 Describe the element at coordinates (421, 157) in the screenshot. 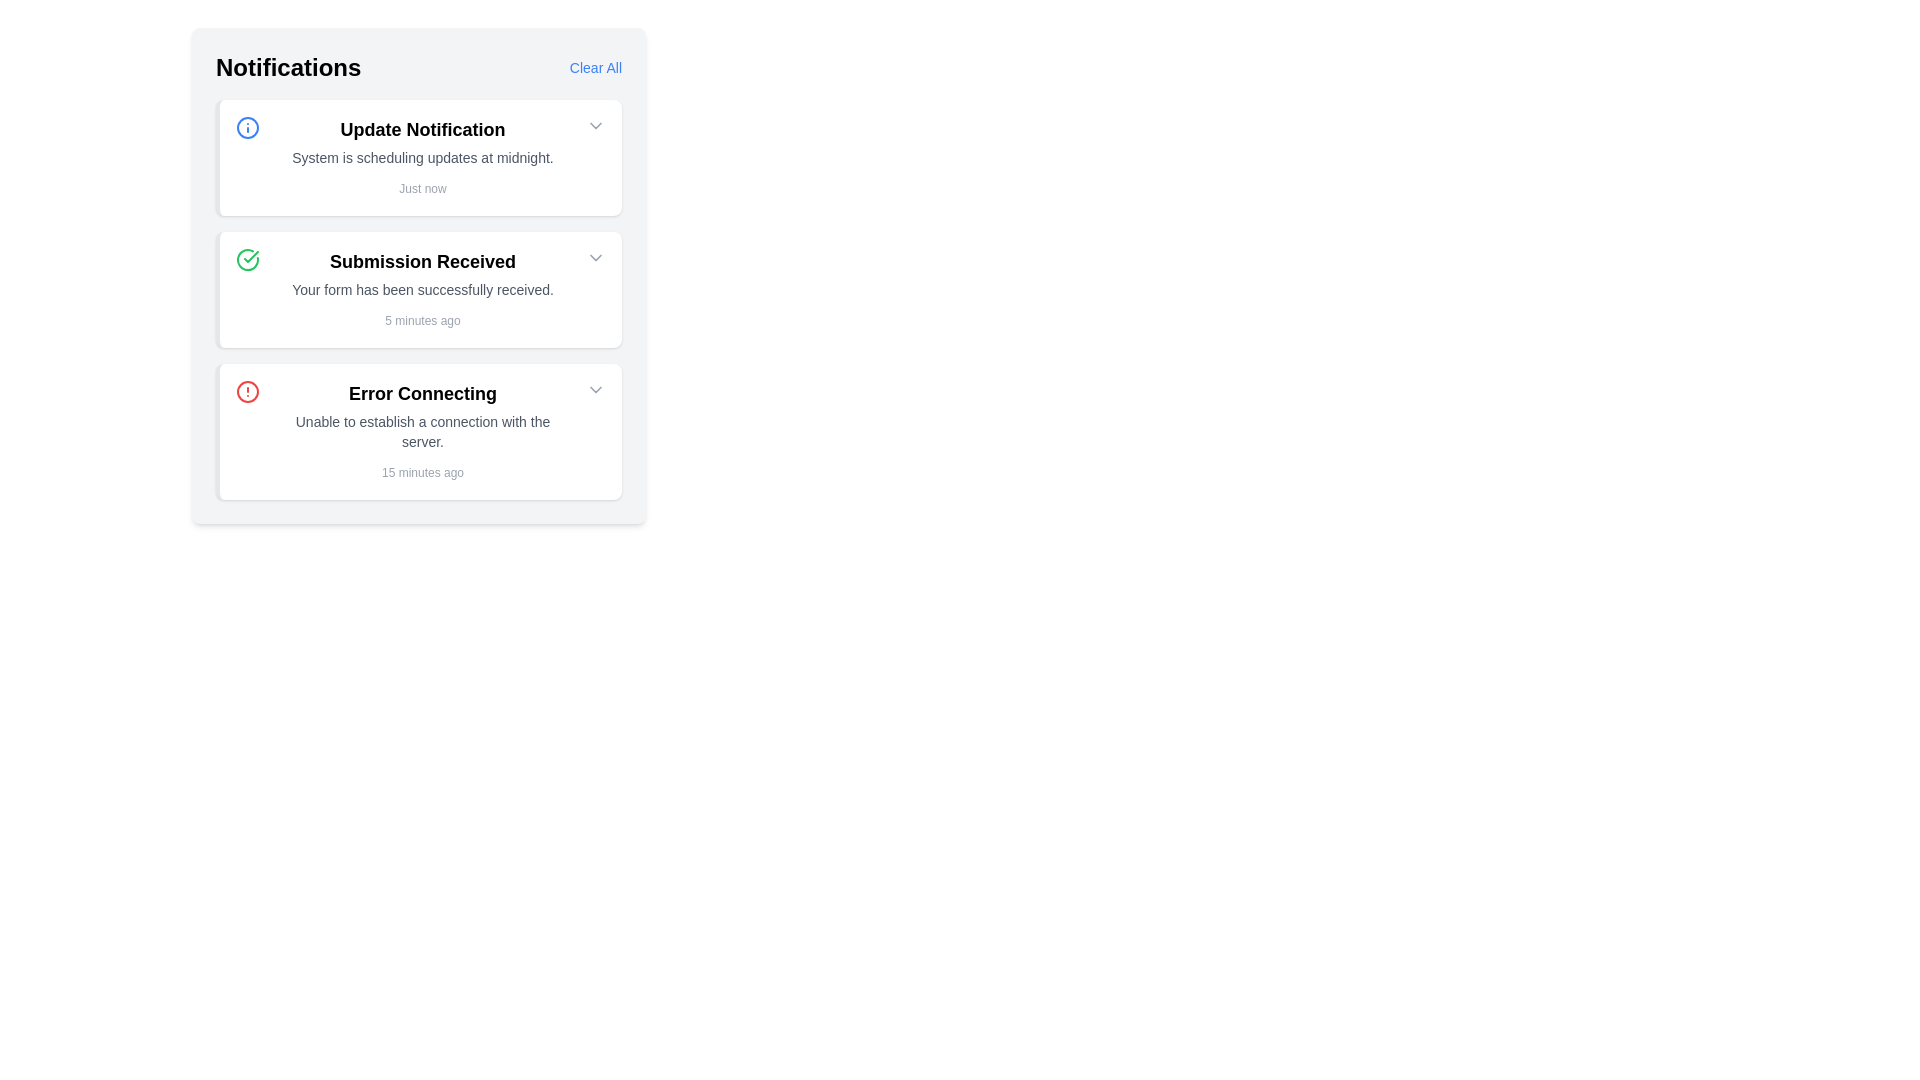

I see `the static text element displaying 'System is scheduling updates at midnight.' which is located below the title 'Update Notification' and above the timestamp 'Just now'` at that location.